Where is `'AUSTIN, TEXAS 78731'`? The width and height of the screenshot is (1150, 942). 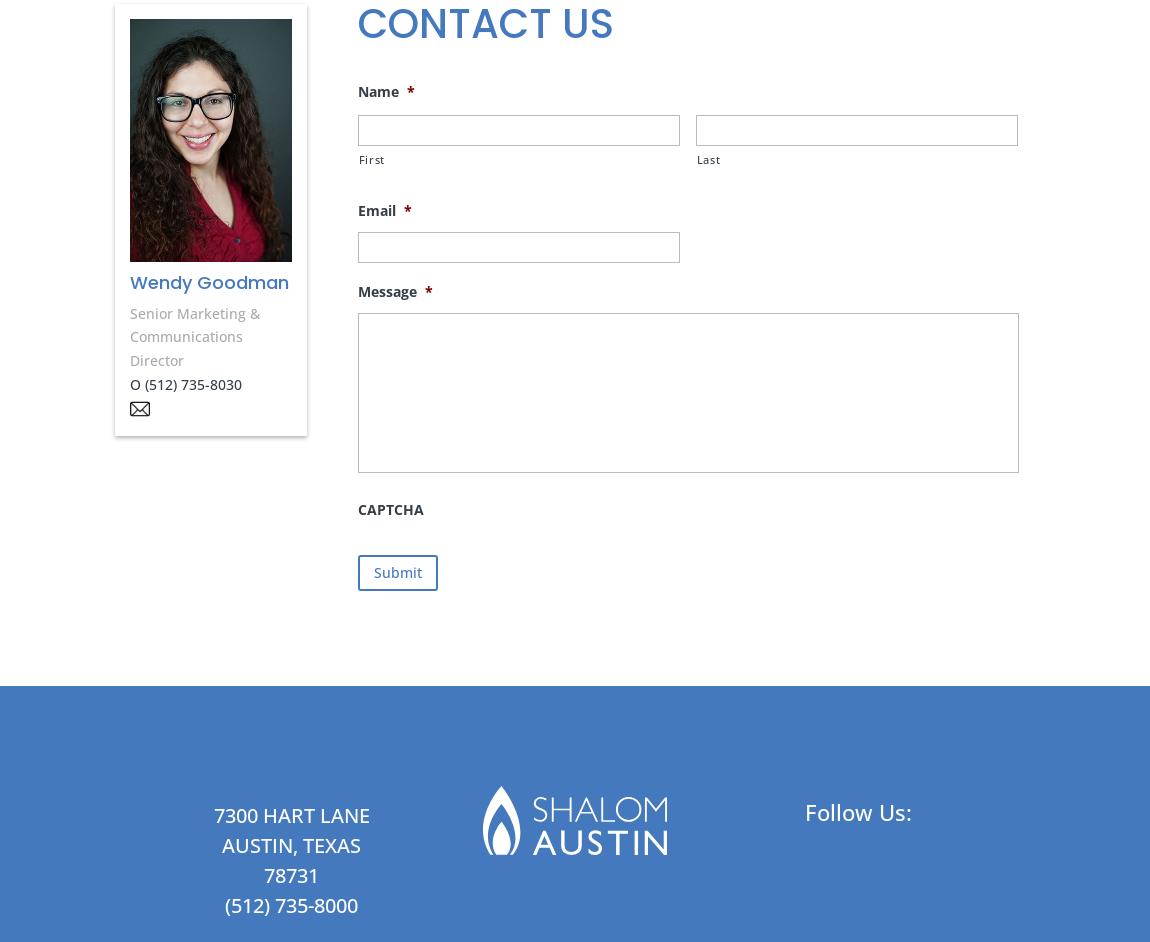
'AUSTIN, TEXAS 78731' is located at coordinates (220, 860).